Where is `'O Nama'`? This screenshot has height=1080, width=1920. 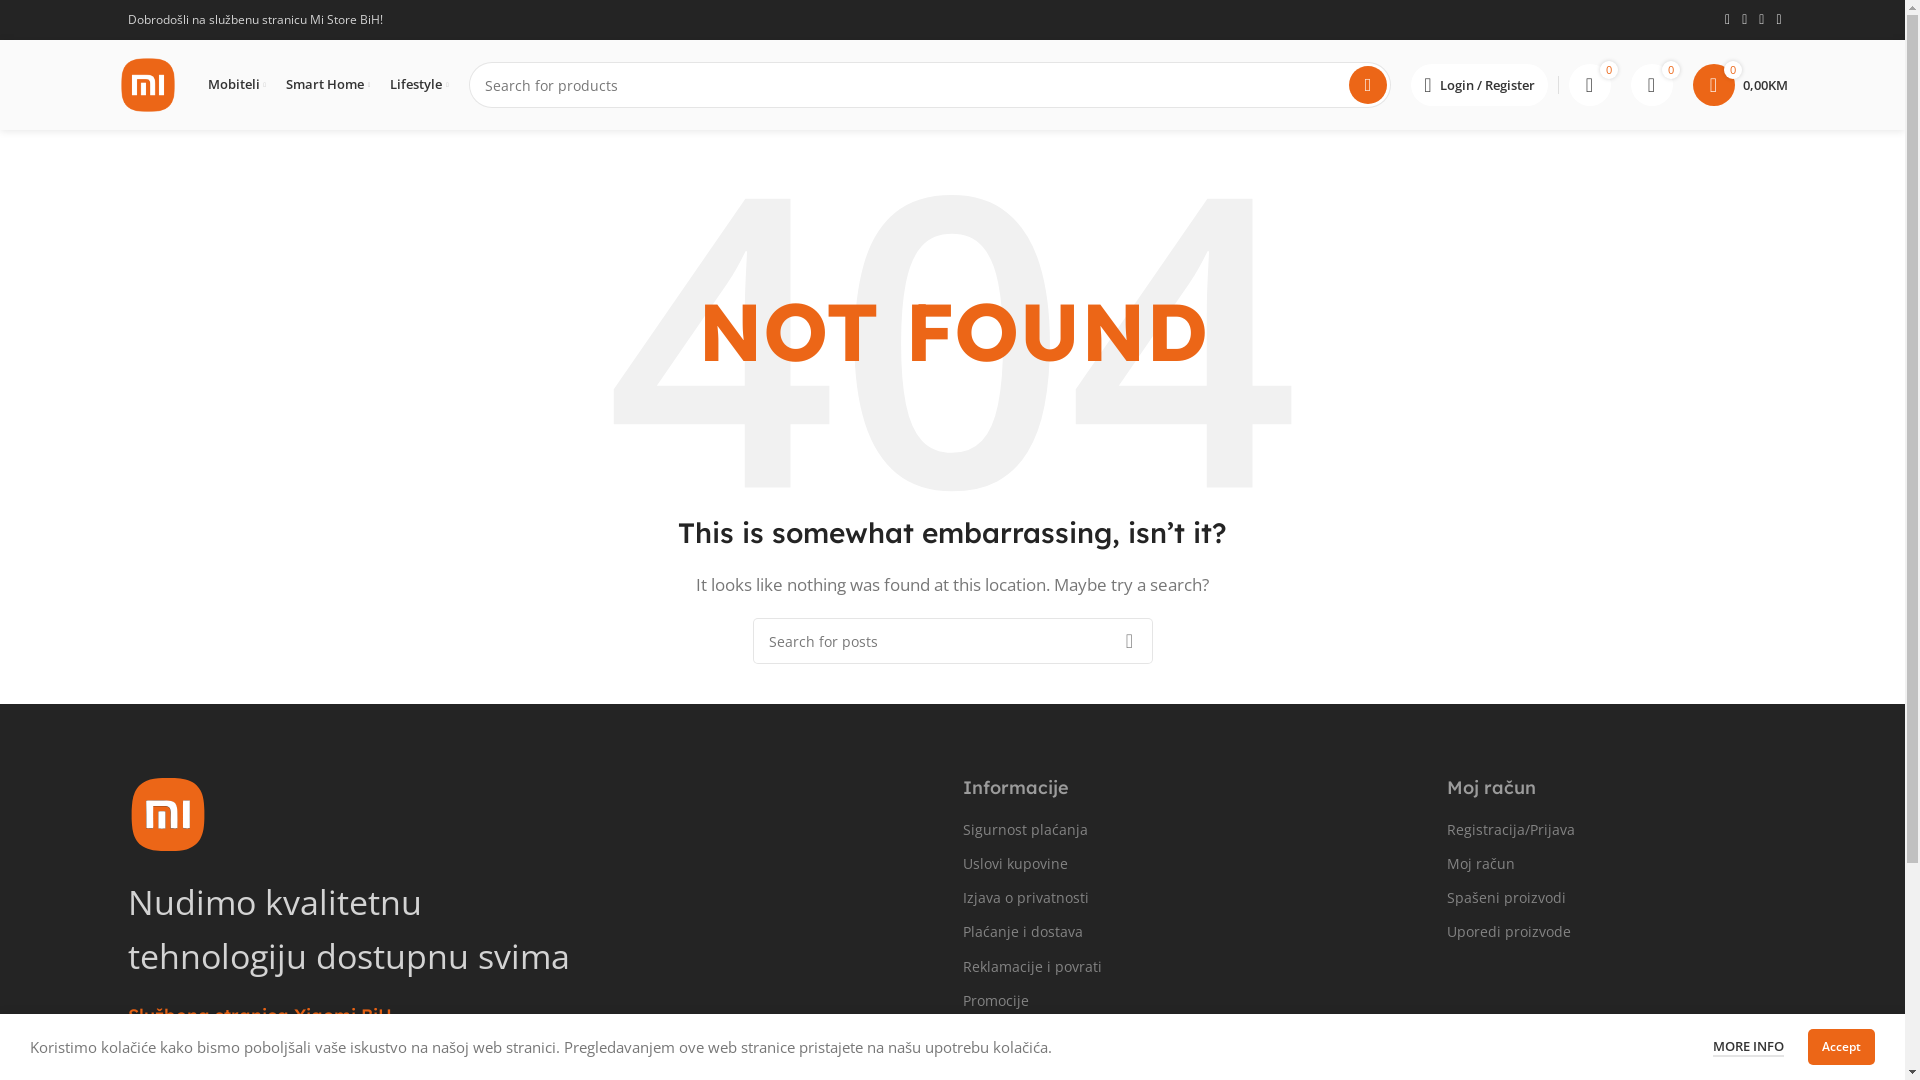 'O Nama' is located at coordinates (961, 1034).